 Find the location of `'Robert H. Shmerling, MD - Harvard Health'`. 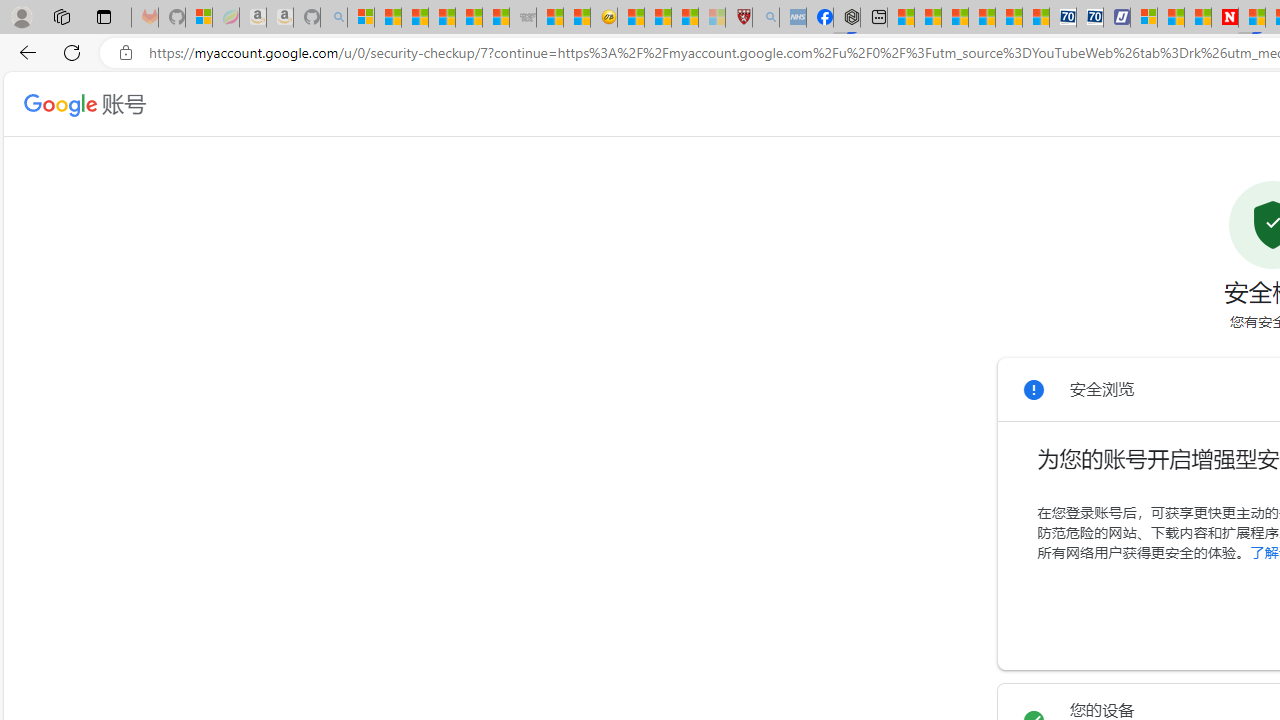

'Robert H. Shmerling, MD - Harvard Health' is located at coordinates (738, 17).